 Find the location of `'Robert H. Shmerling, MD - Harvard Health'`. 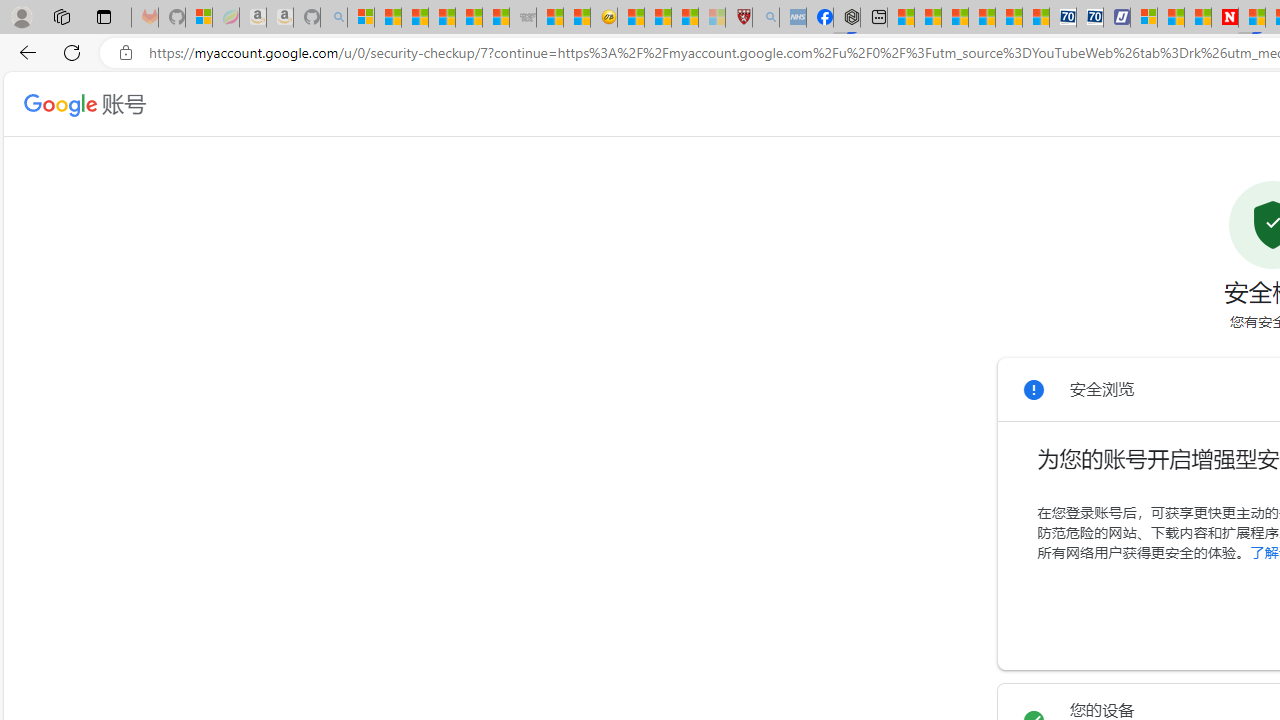

'Robert H. Shmerling, MD - Harvard Health' is located at coordinates (738, 17).